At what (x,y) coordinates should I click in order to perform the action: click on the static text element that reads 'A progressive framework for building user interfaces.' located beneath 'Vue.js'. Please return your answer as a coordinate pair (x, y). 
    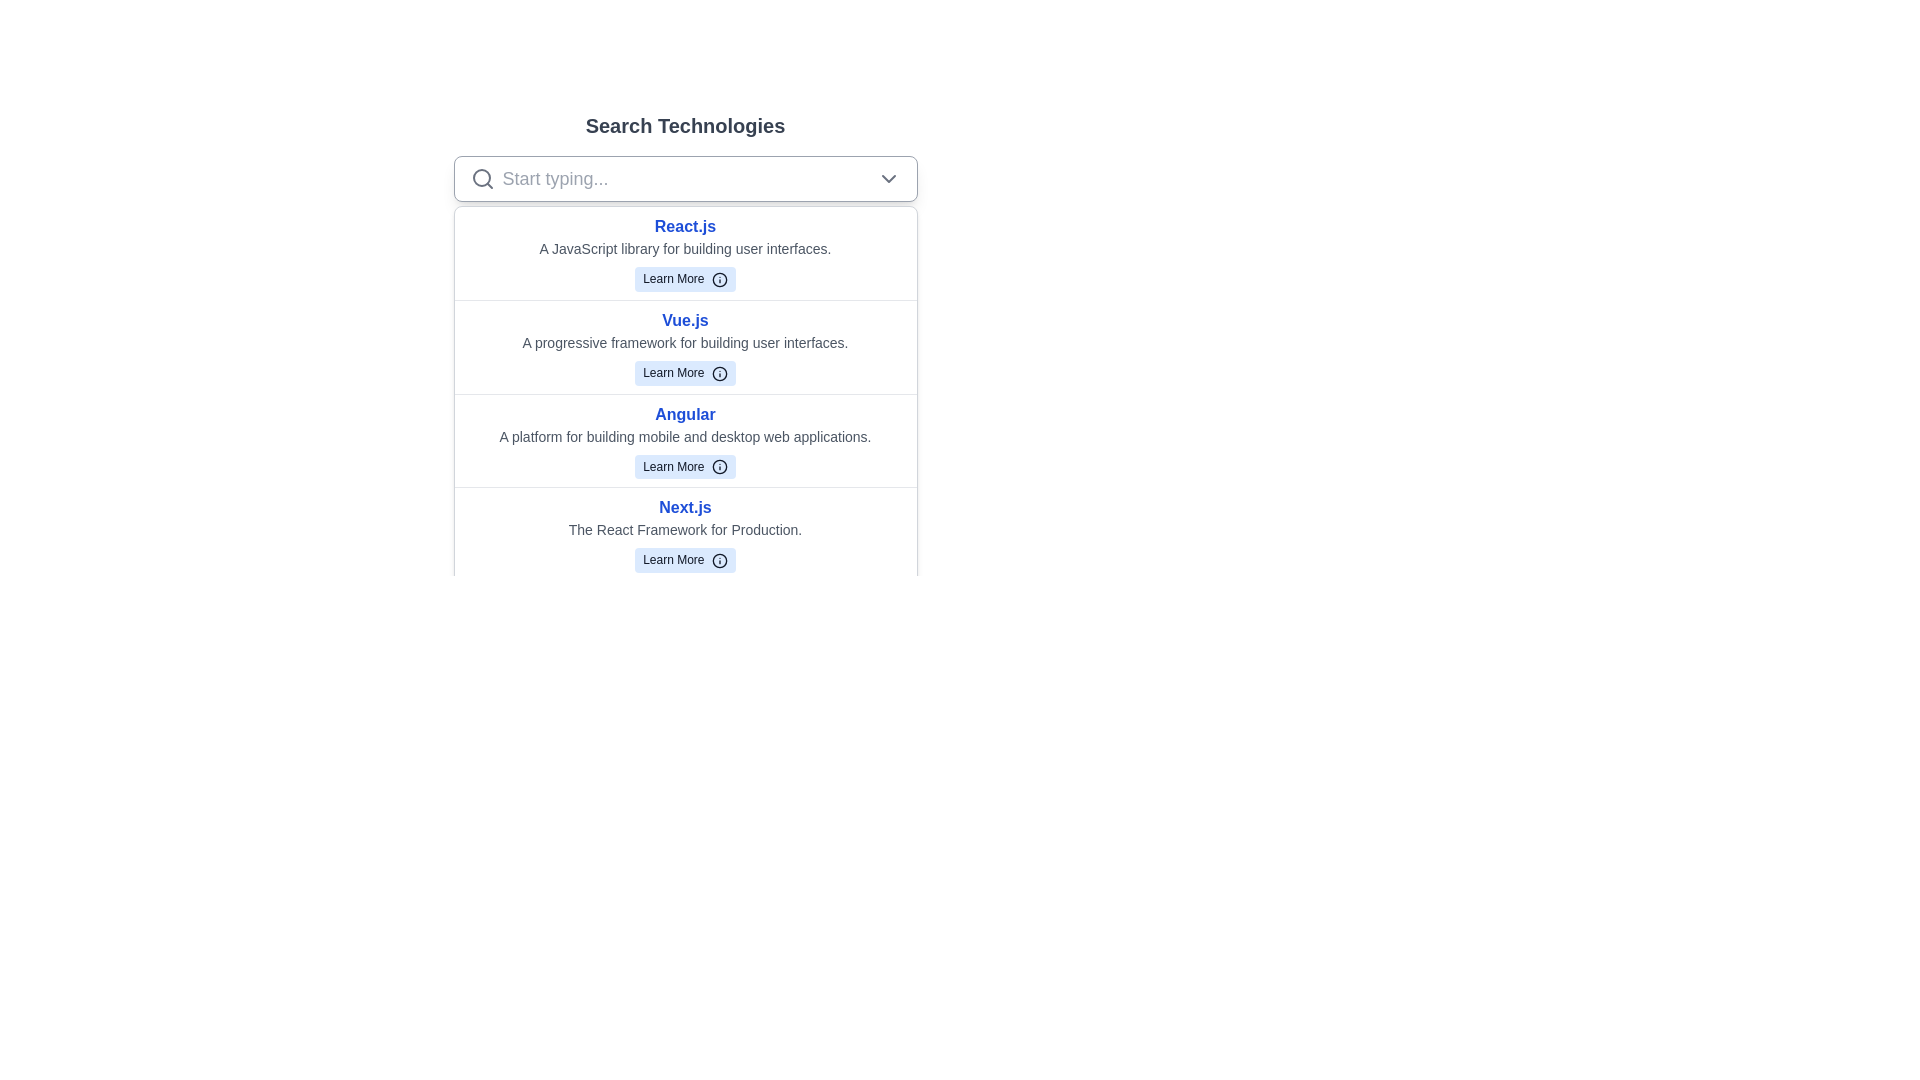
    Looking at the image, I should click on (685, 341).